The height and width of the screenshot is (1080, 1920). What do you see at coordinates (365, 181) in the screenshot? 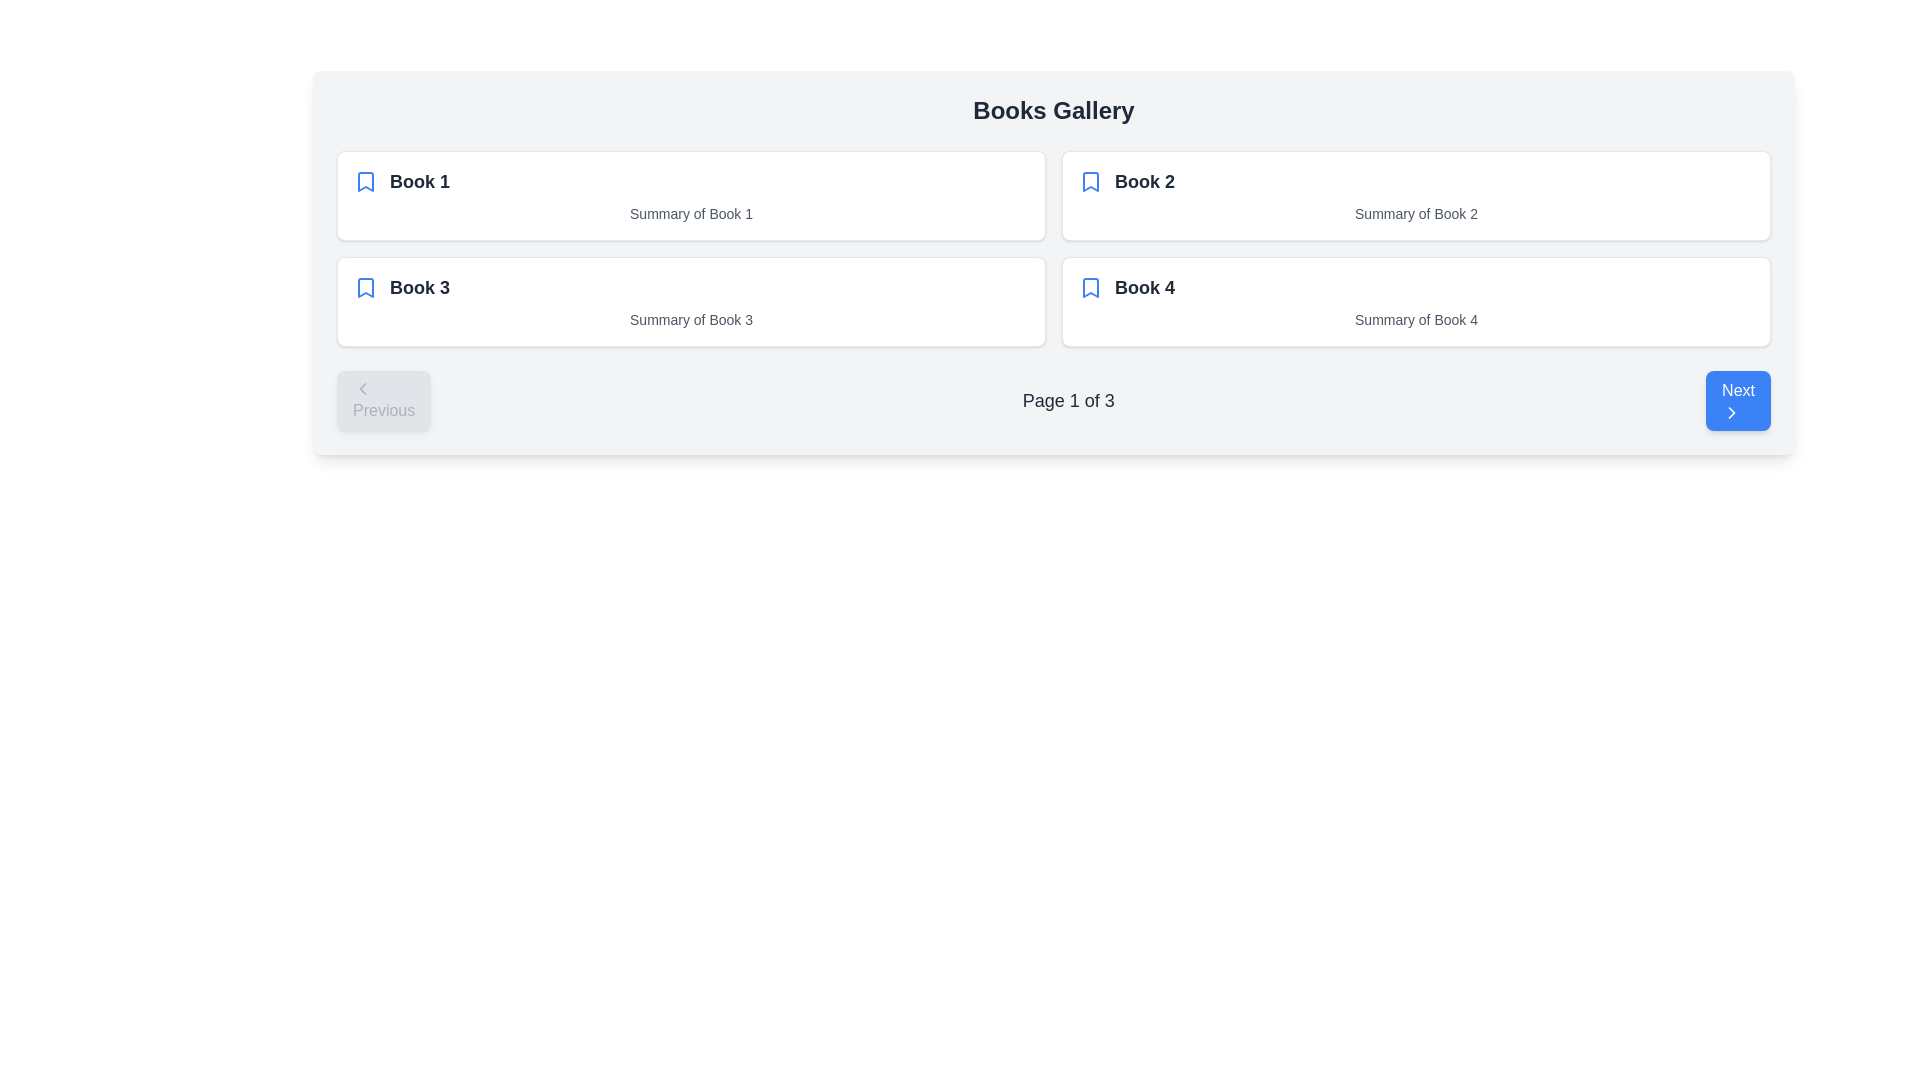
I see `the visual indicator icon that bookmarks 'Book 1', located to the left of the title within the first card of the Books Gallery` at bounding box center [365, 181].